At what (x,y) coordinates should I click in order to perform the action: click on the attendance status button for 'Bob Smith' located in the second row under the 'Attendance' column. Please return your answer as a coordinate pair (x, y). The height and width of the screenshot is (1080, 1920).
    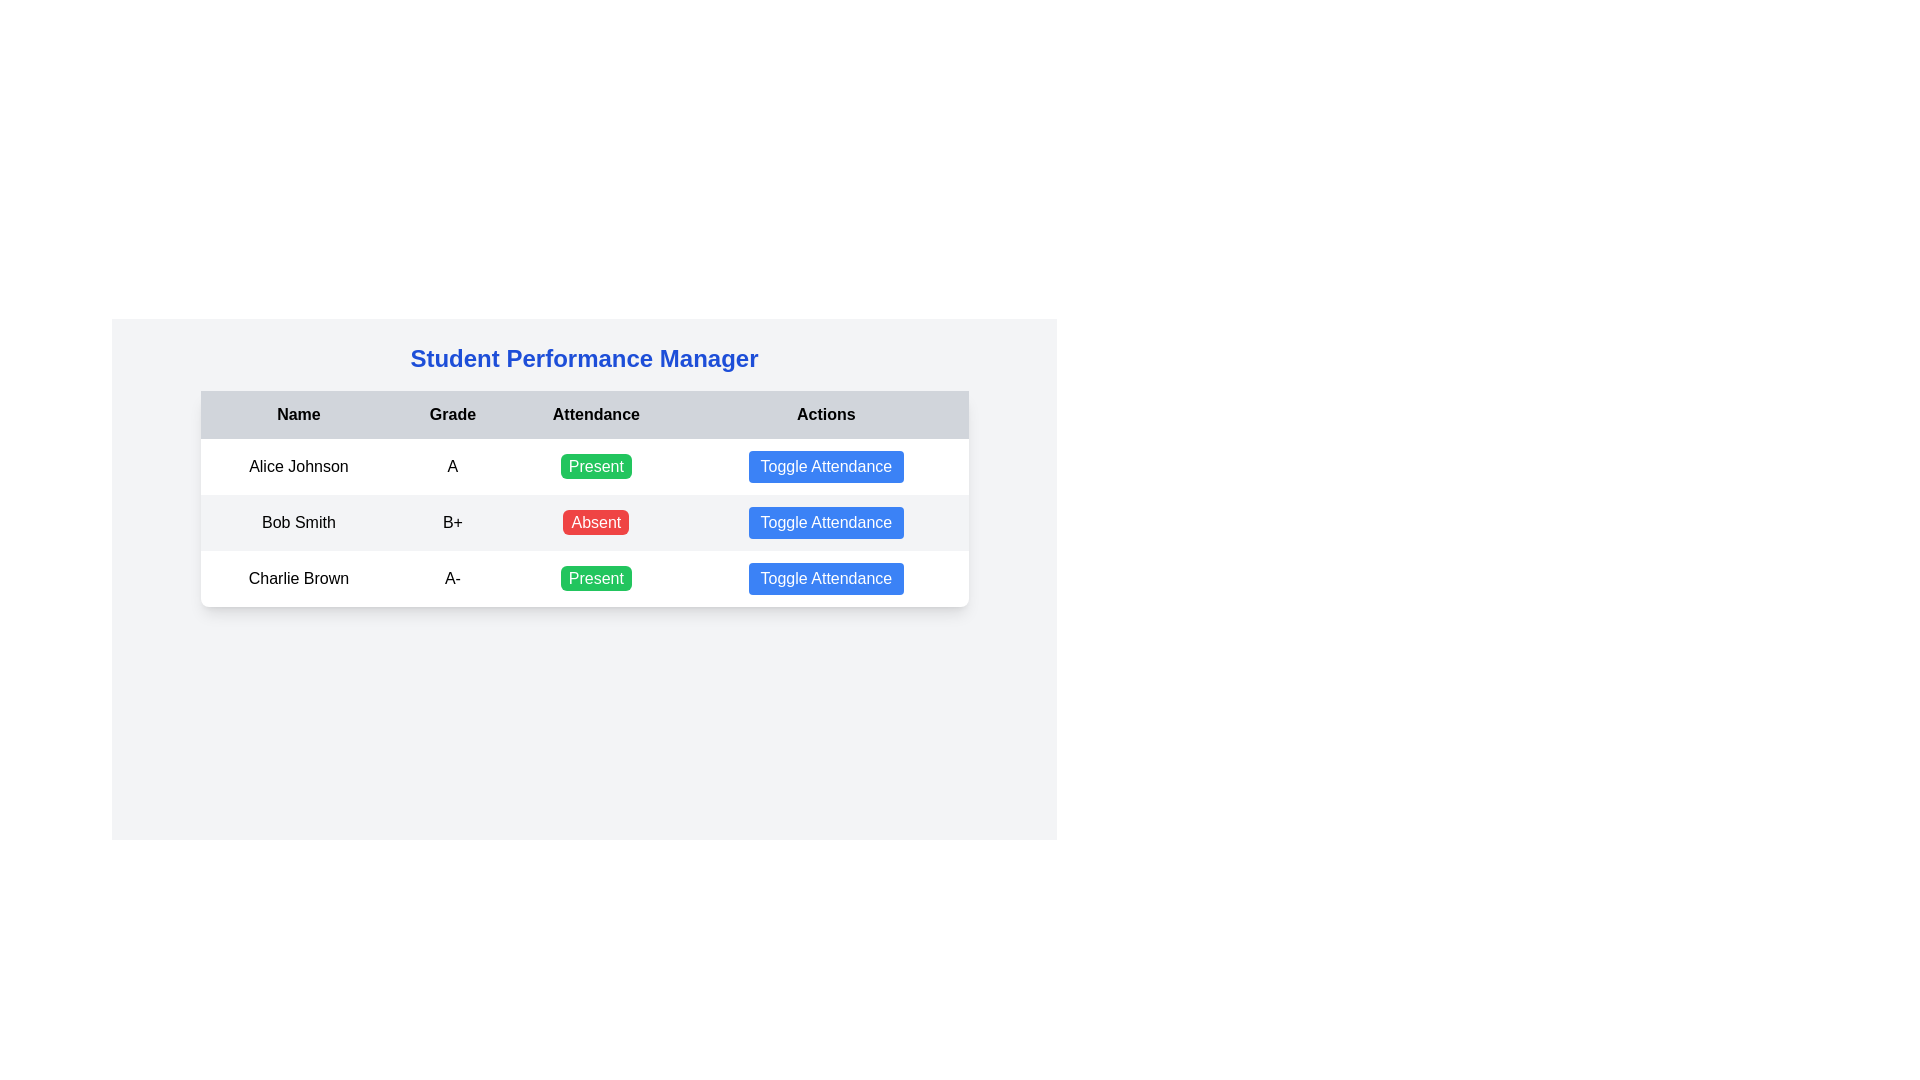
    Looking at the image, I should click on (595, 522).